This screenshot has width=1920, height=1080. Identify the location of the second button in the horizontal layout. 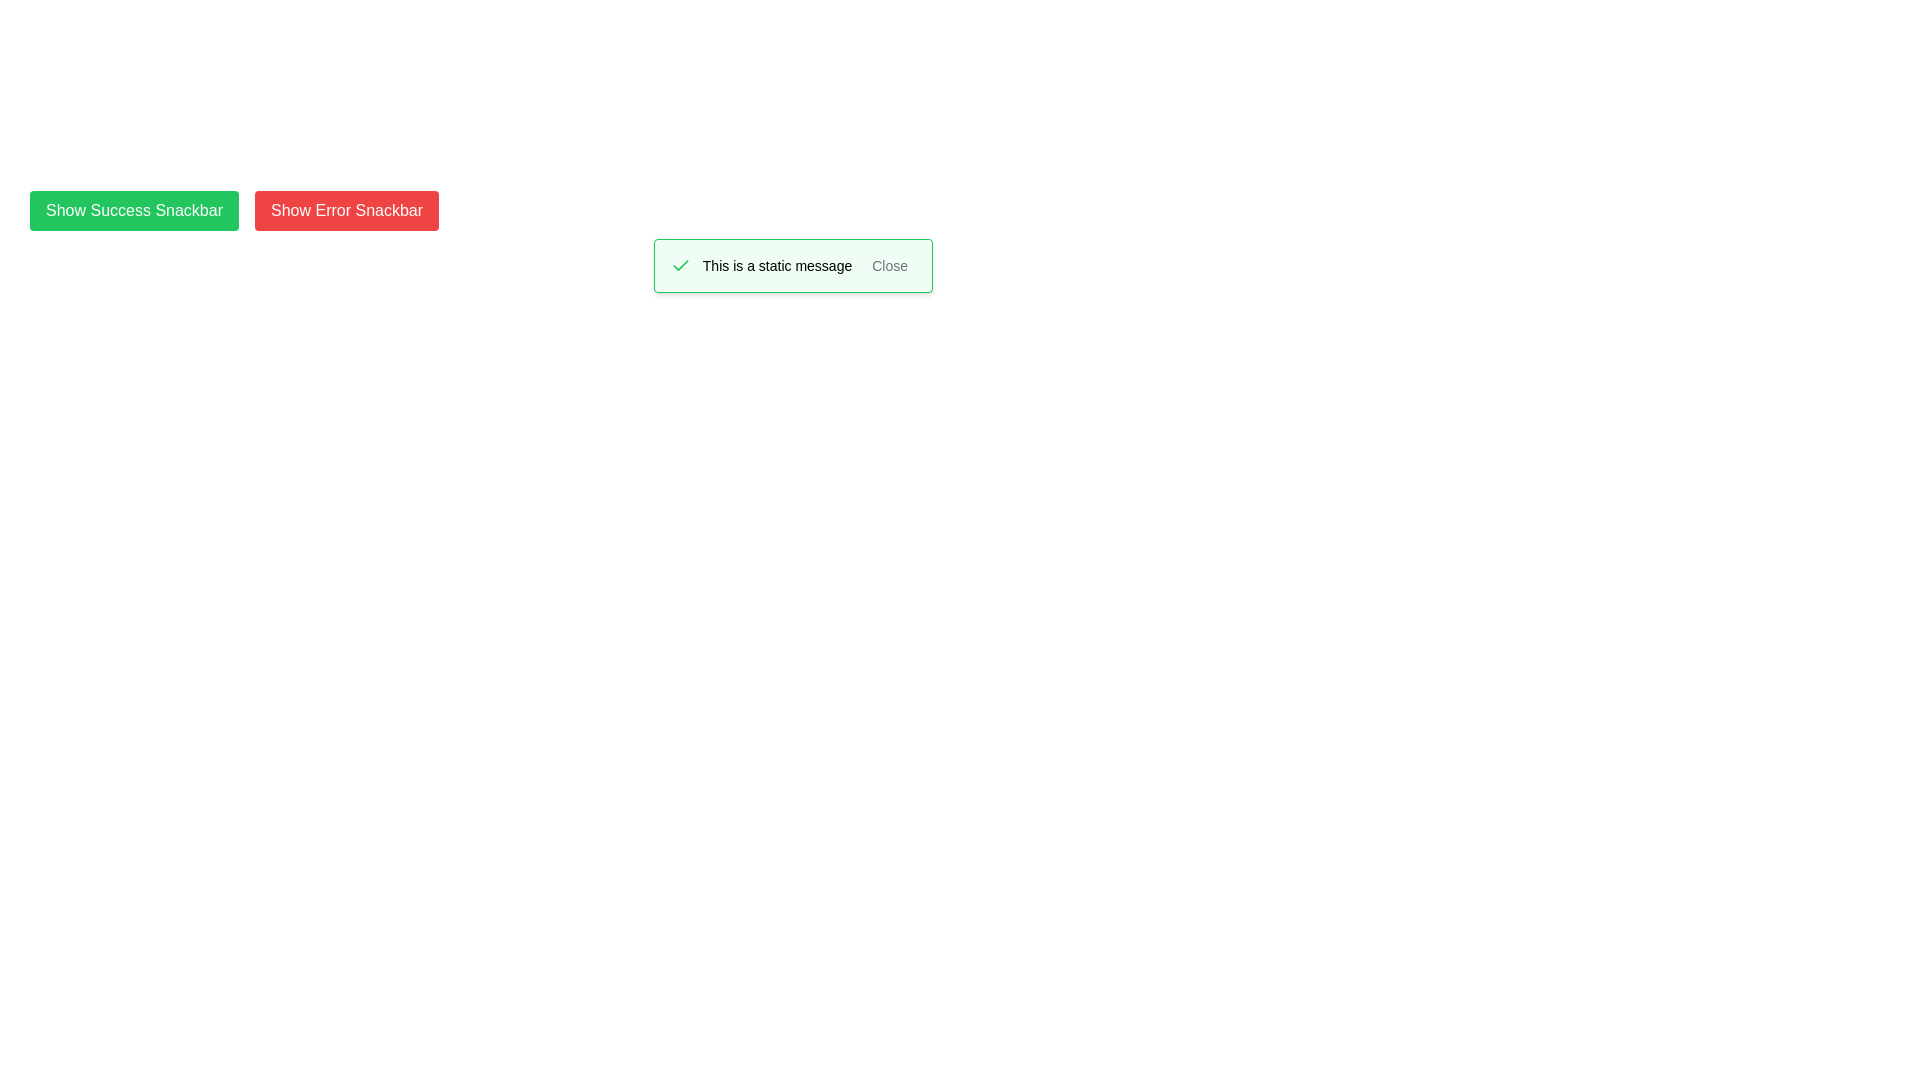
(346, 211).